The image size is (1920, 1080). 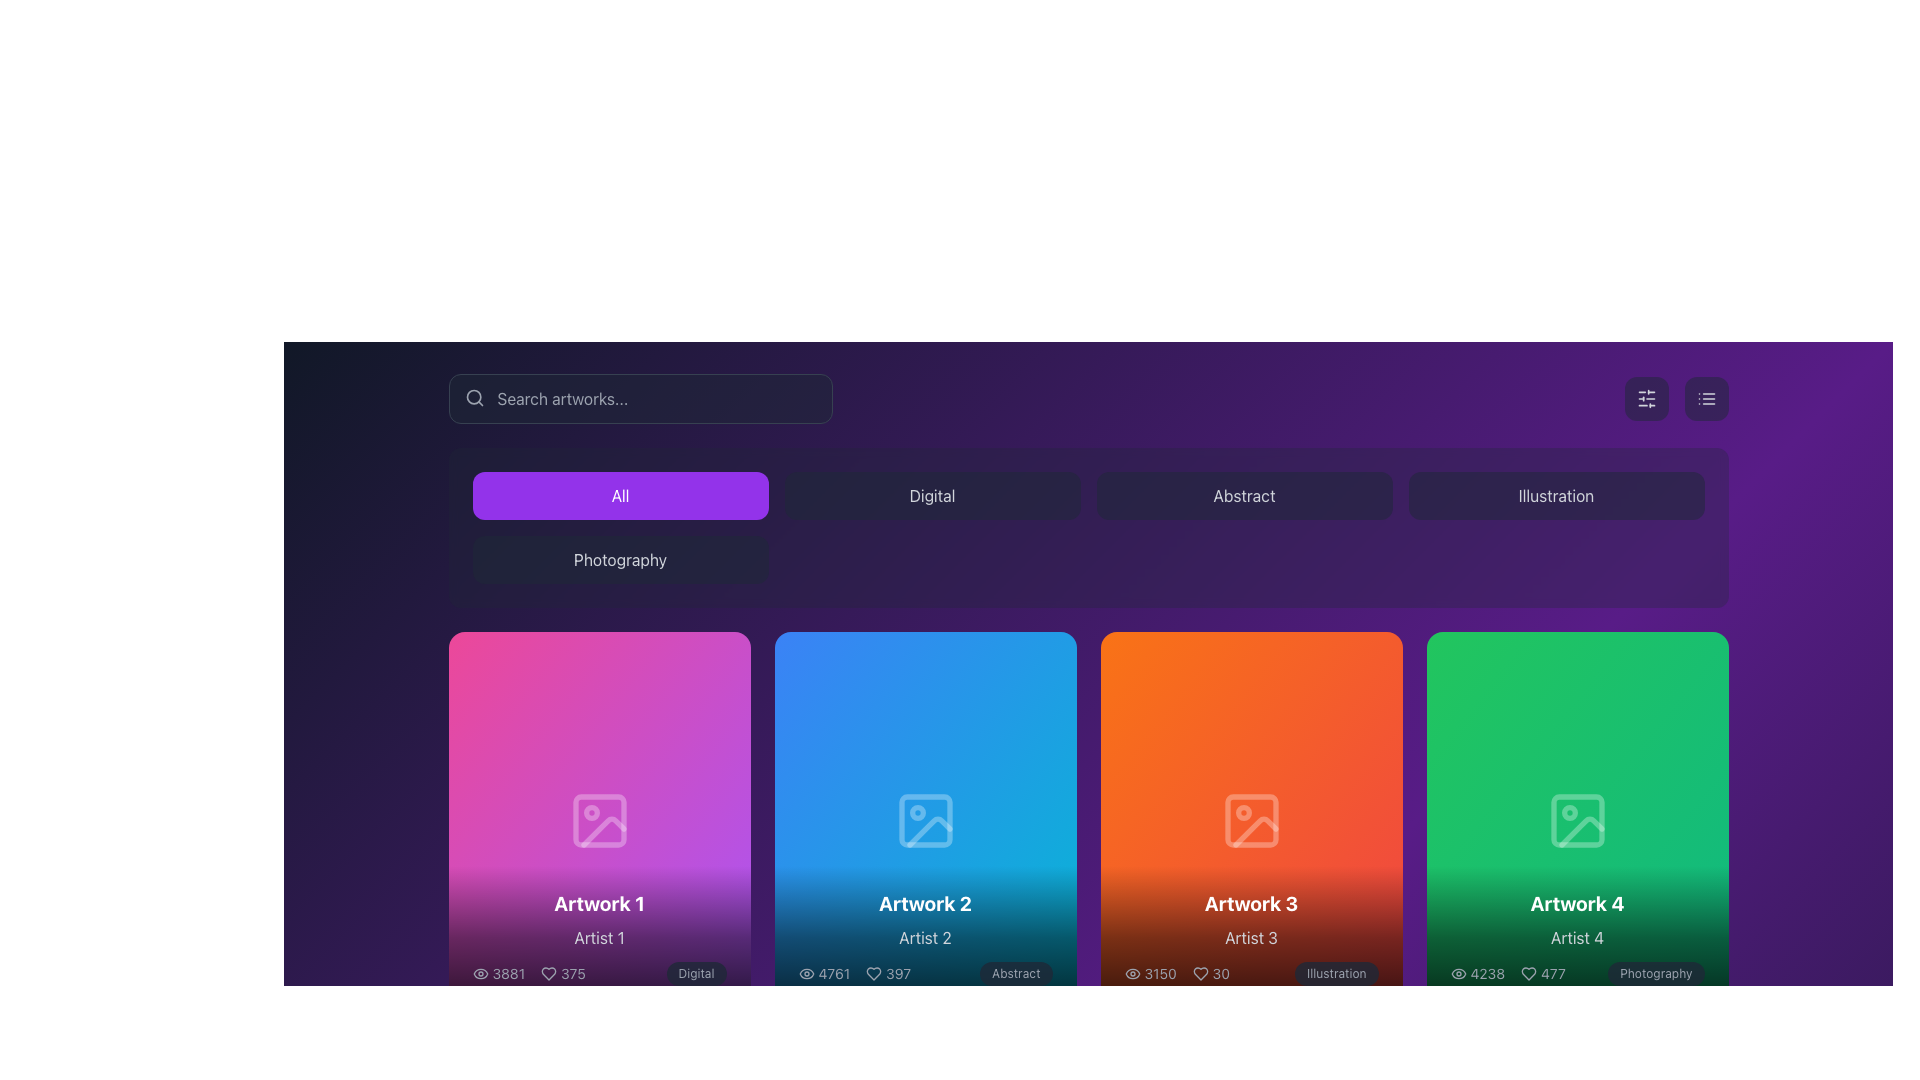 What do you see at coordinates (498, 972) in the screenshot?
I see `the number '3881' adjacent to the eye icon in the status indicator located at the bottom-left corner of the 'Artwork 1' card` at bounding box center [498, 972].